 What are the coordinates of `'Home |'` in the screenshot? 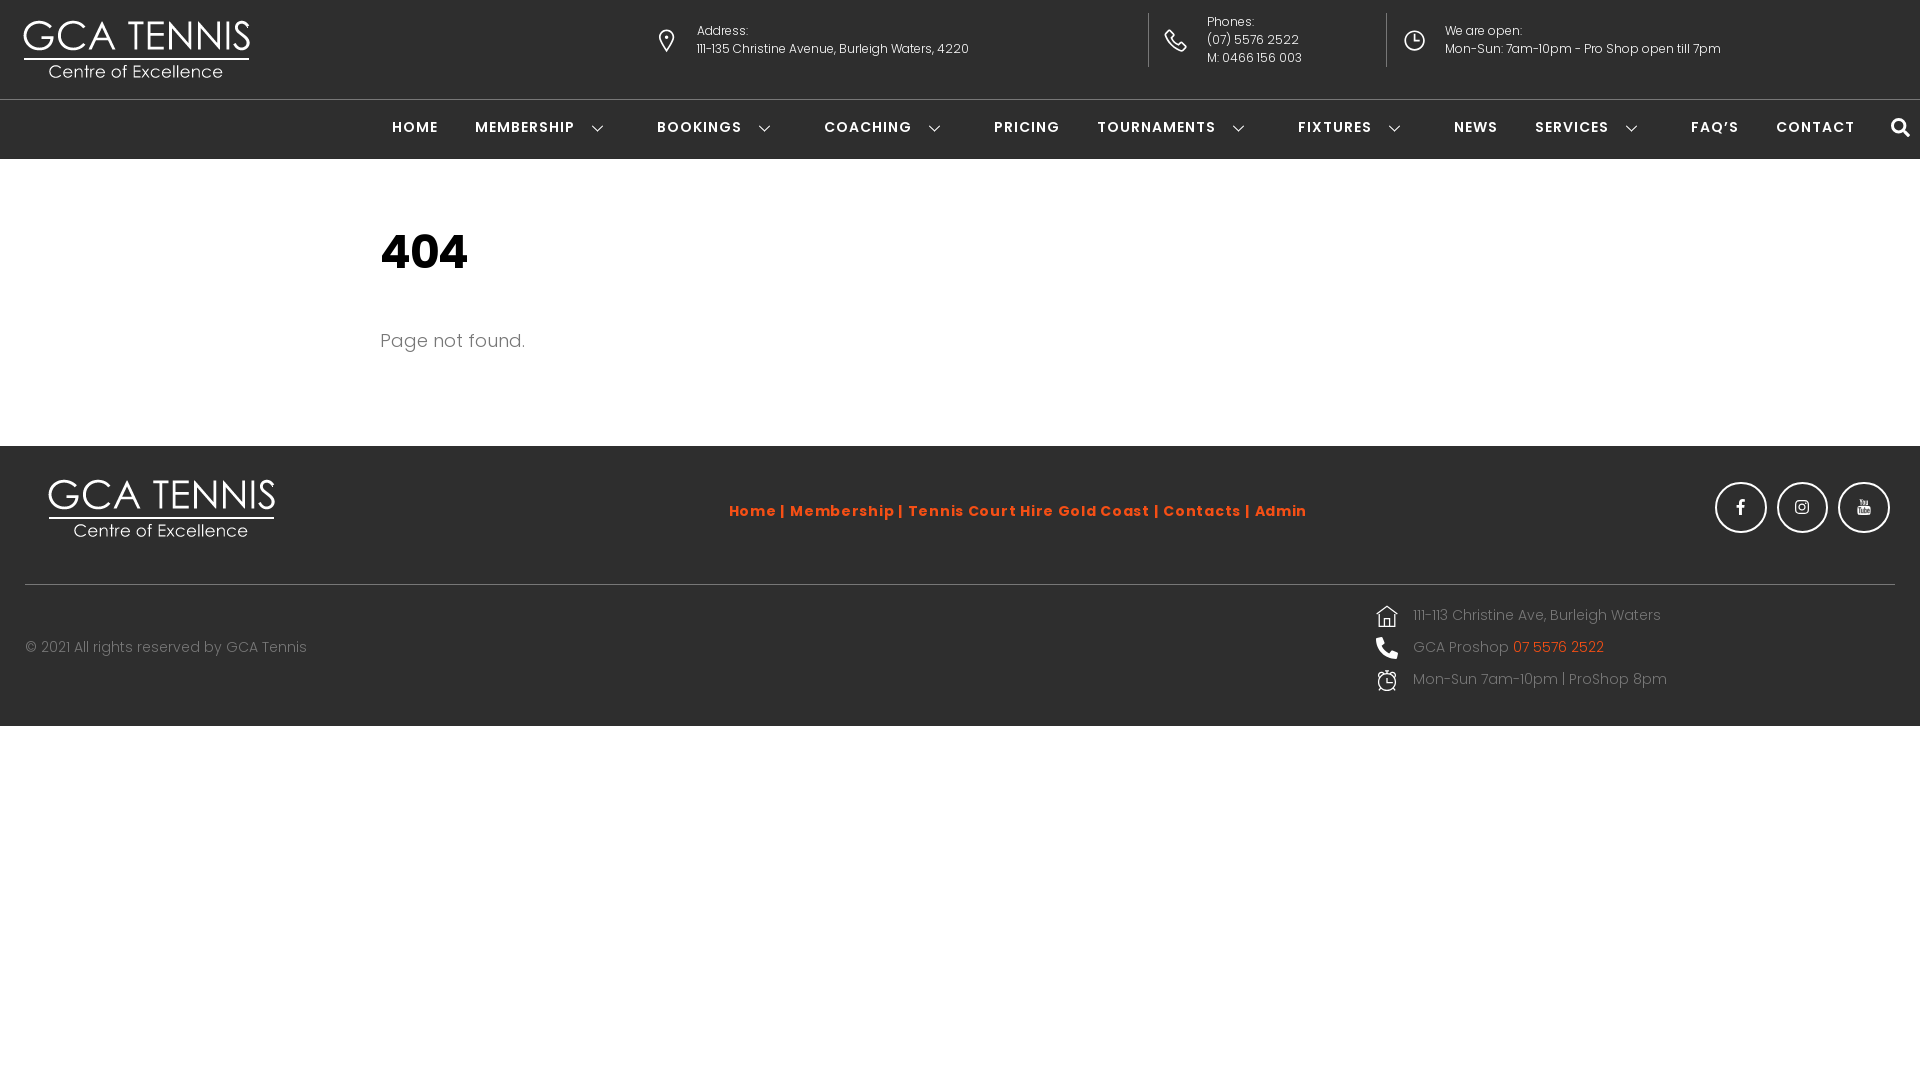 It's located at (756, 509).